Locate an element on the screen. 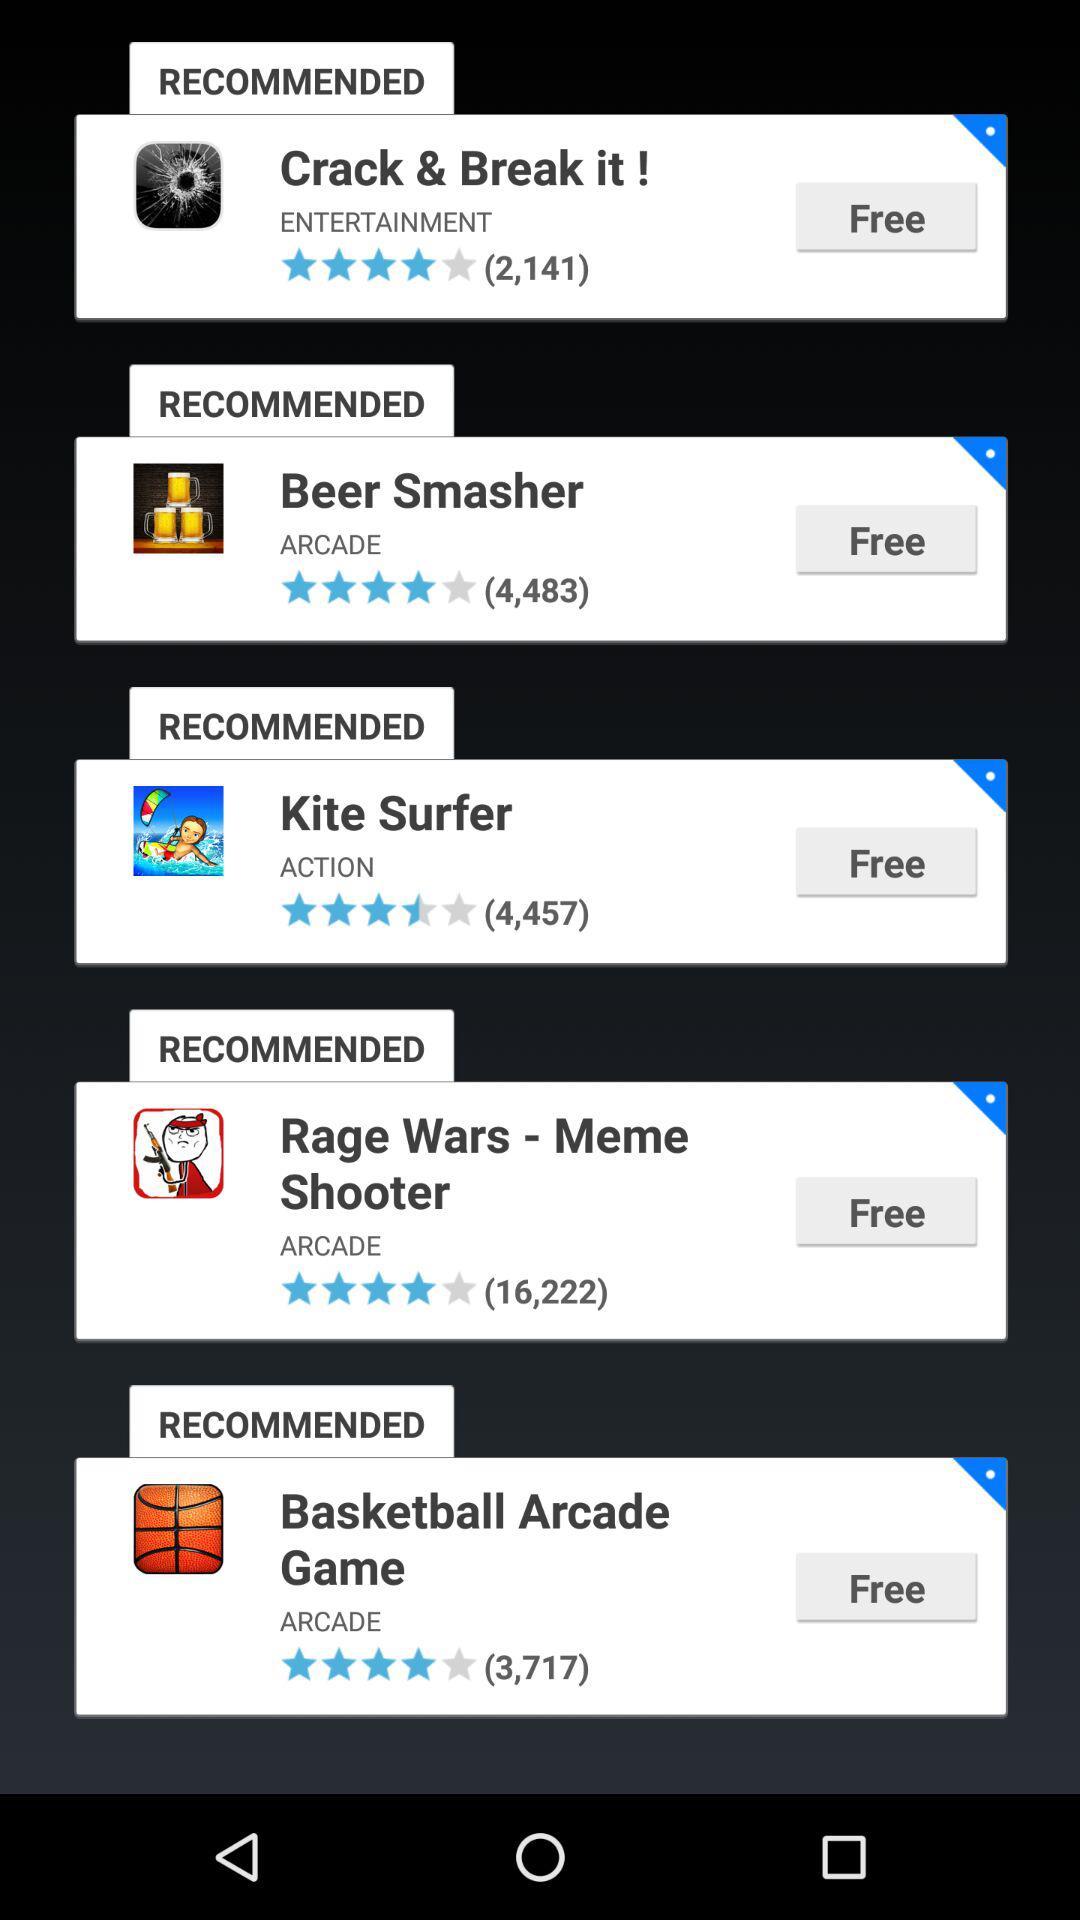  item below the action app is located at coordinates (338, 908).